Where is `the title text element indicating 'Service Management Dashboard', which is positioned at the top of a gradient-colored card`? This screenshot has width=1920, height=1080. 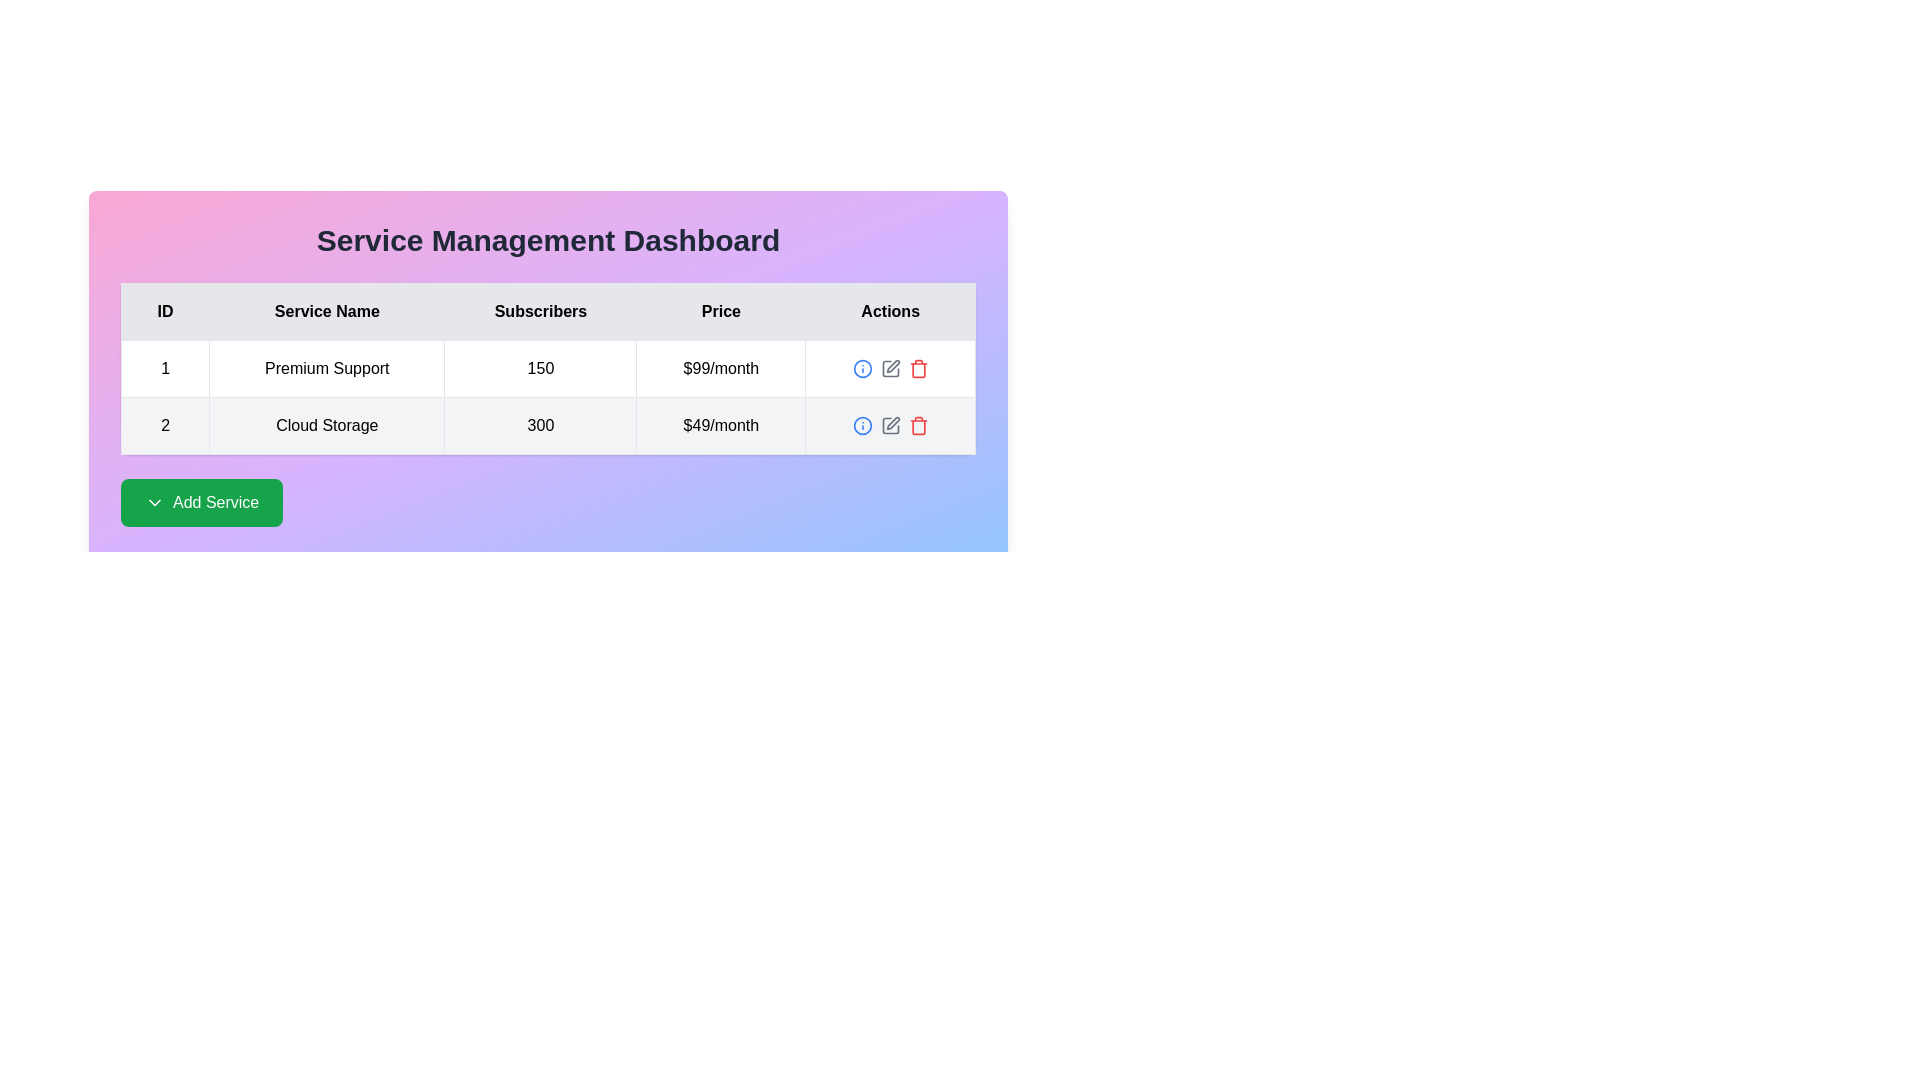 the title text element indicating 'Service Management Dashboard', which is positioned at the top of a gradient-colored card is located at coordinates (548, 239).